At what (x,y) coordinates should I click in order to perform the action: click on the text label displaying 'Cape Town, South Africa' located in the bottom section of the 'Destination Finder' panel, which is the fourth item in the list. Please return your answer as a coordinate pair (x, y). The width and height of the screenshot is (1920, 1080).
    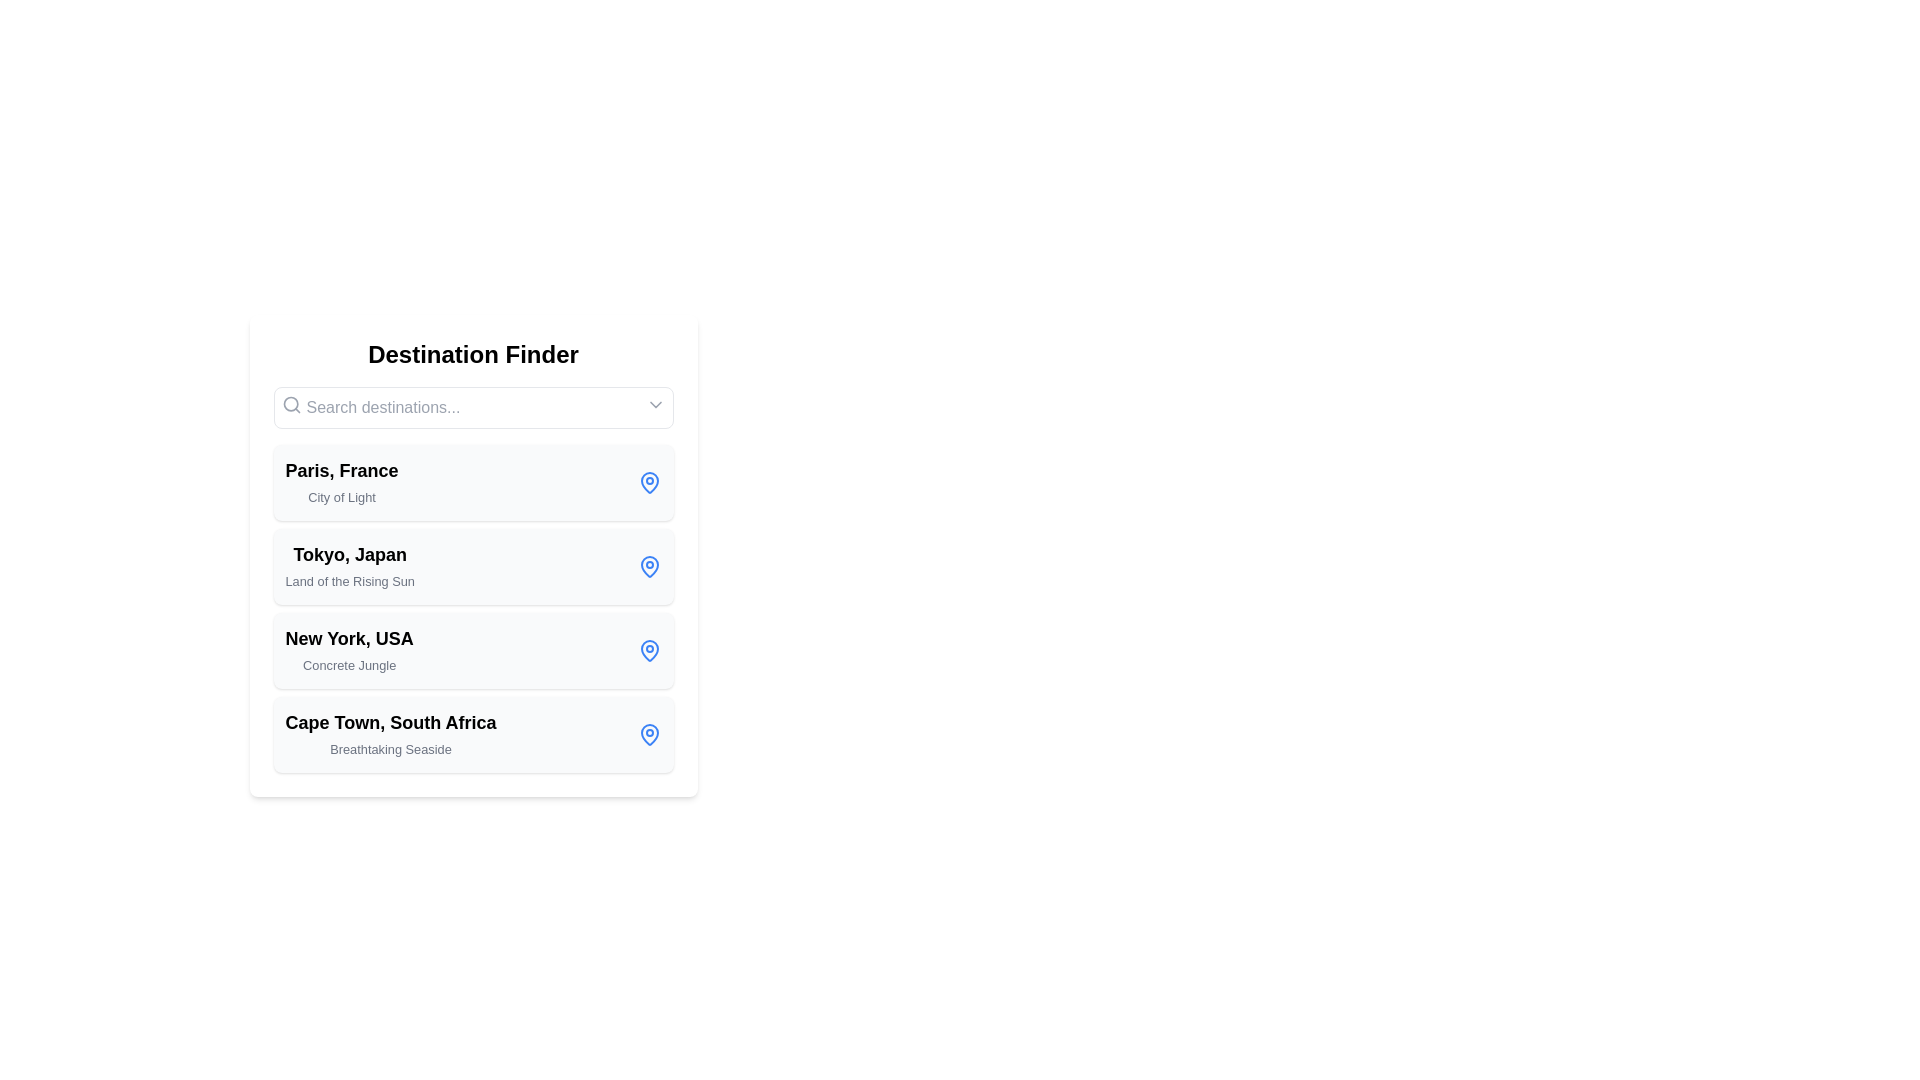
    Looking at the image, I should click on (391, 722).